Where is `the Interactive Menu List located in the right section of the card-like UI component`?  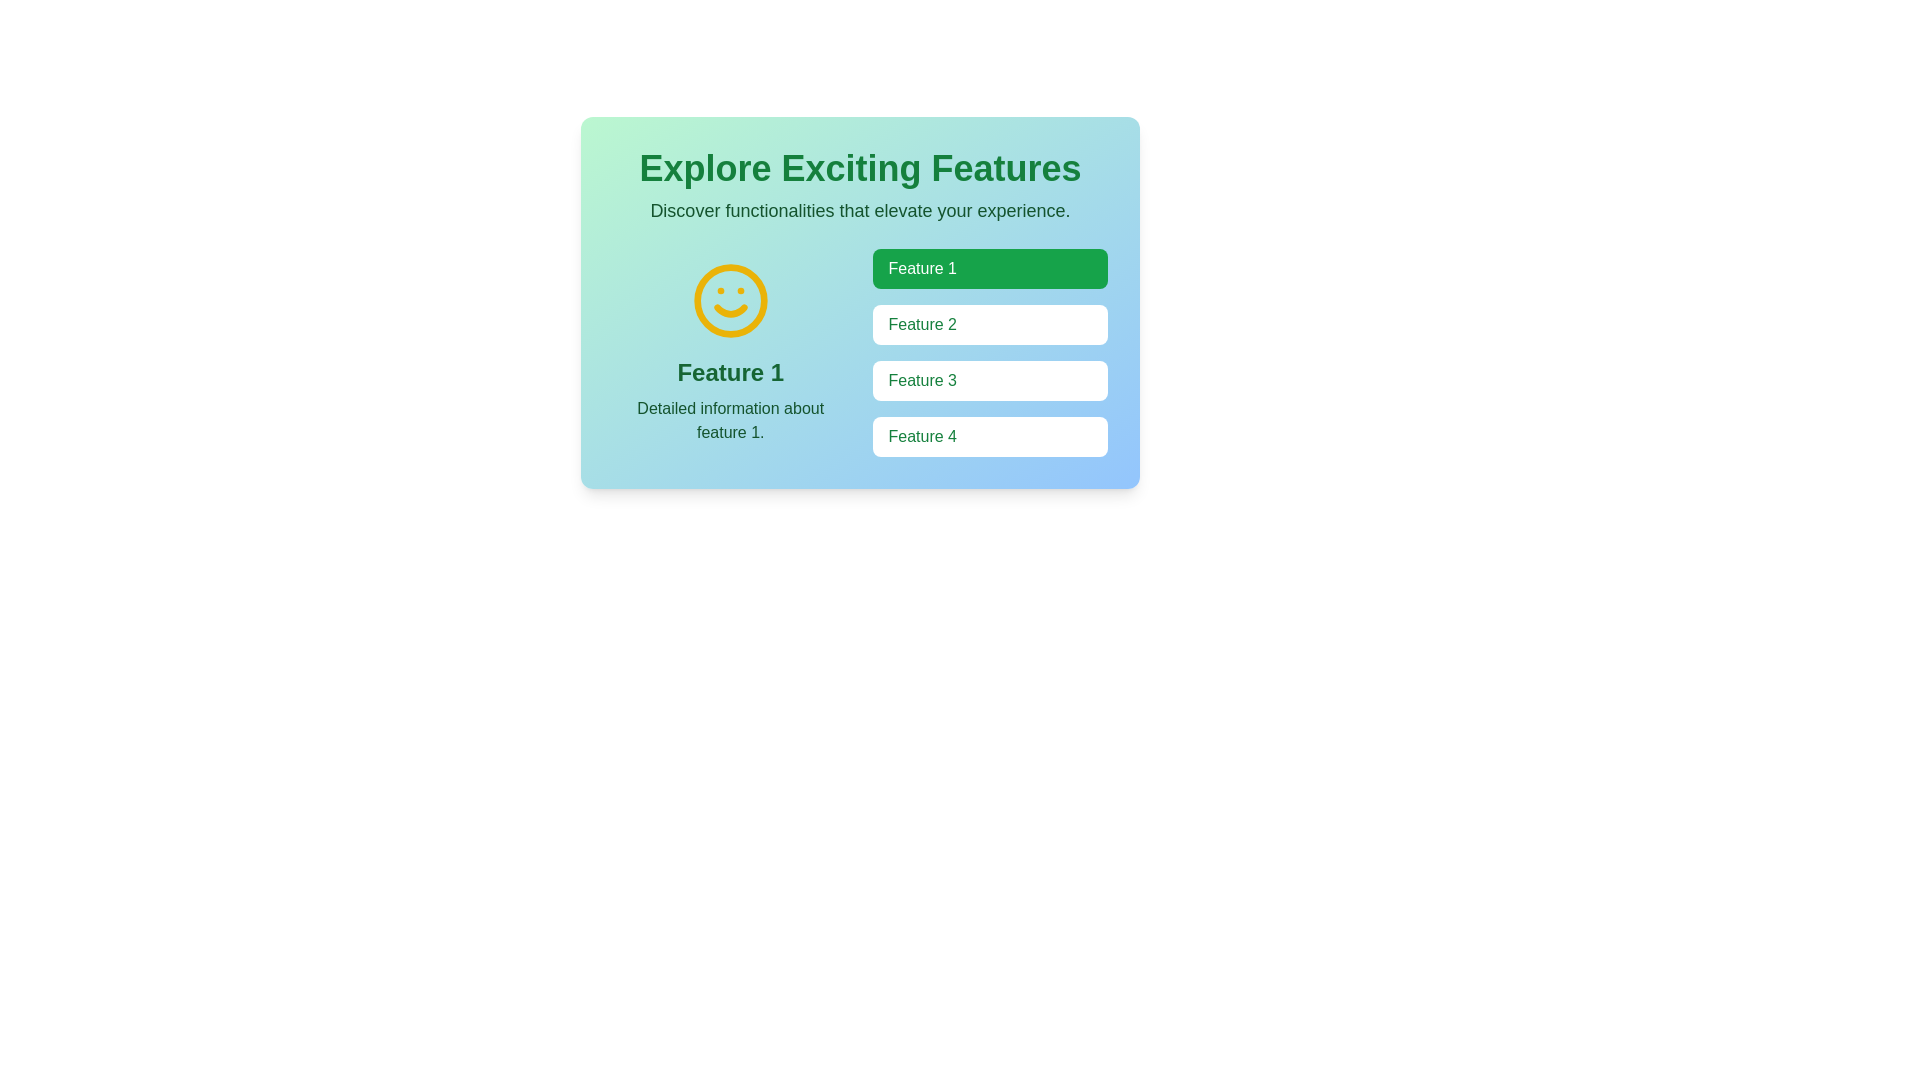
the Interactive Menu List located in the right section of the card-like UI component is located at coordinates (990, 352).